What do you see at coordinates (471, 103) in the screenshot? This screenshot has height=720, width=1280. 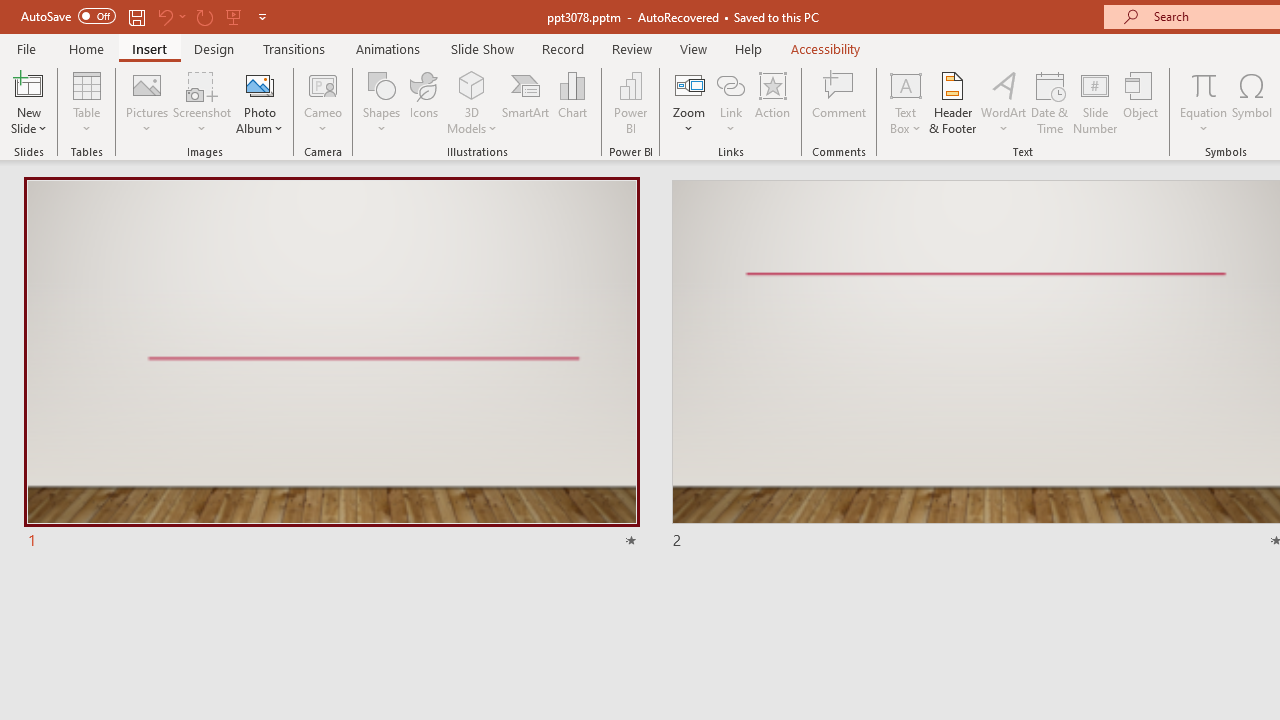 I see `'3D Models'` at bounding box center [471, 103].